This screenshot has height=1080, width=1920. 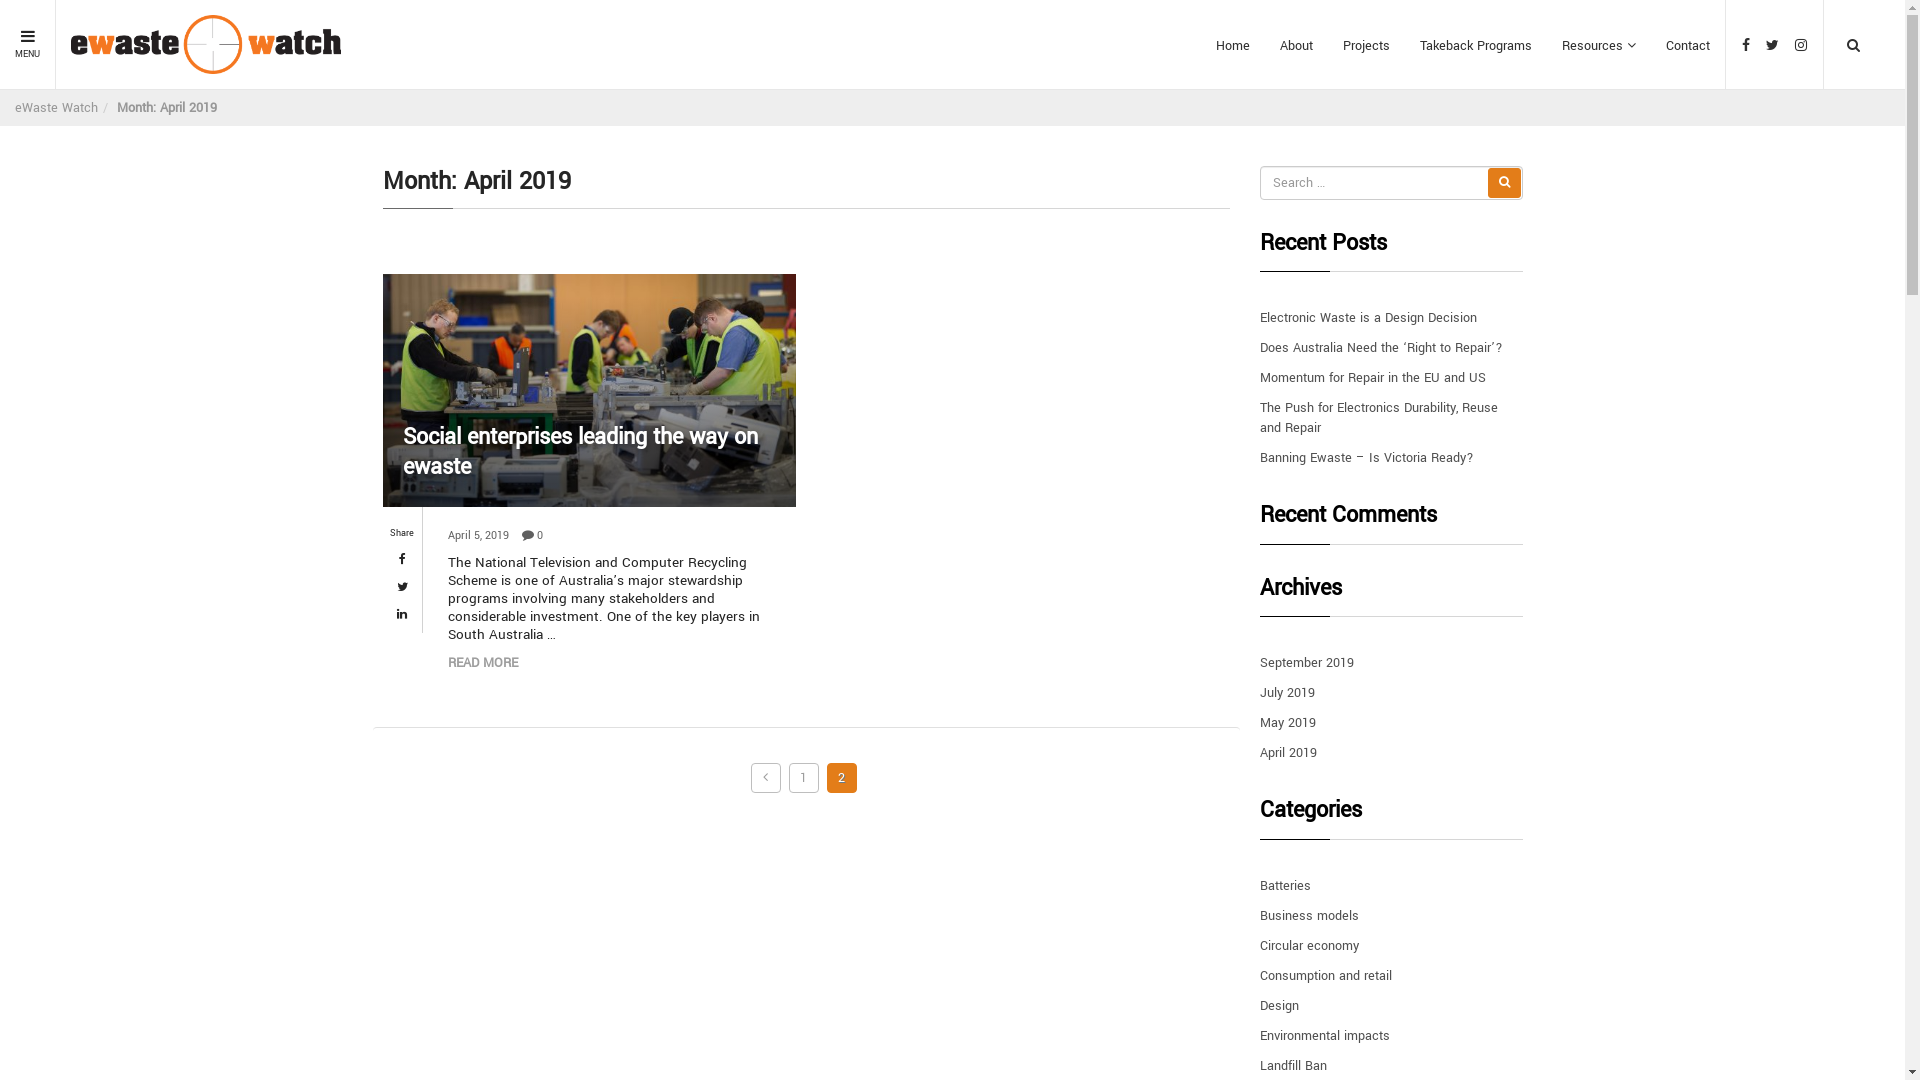 I want to click on 'Batteries', so click(x=1258, y=885).